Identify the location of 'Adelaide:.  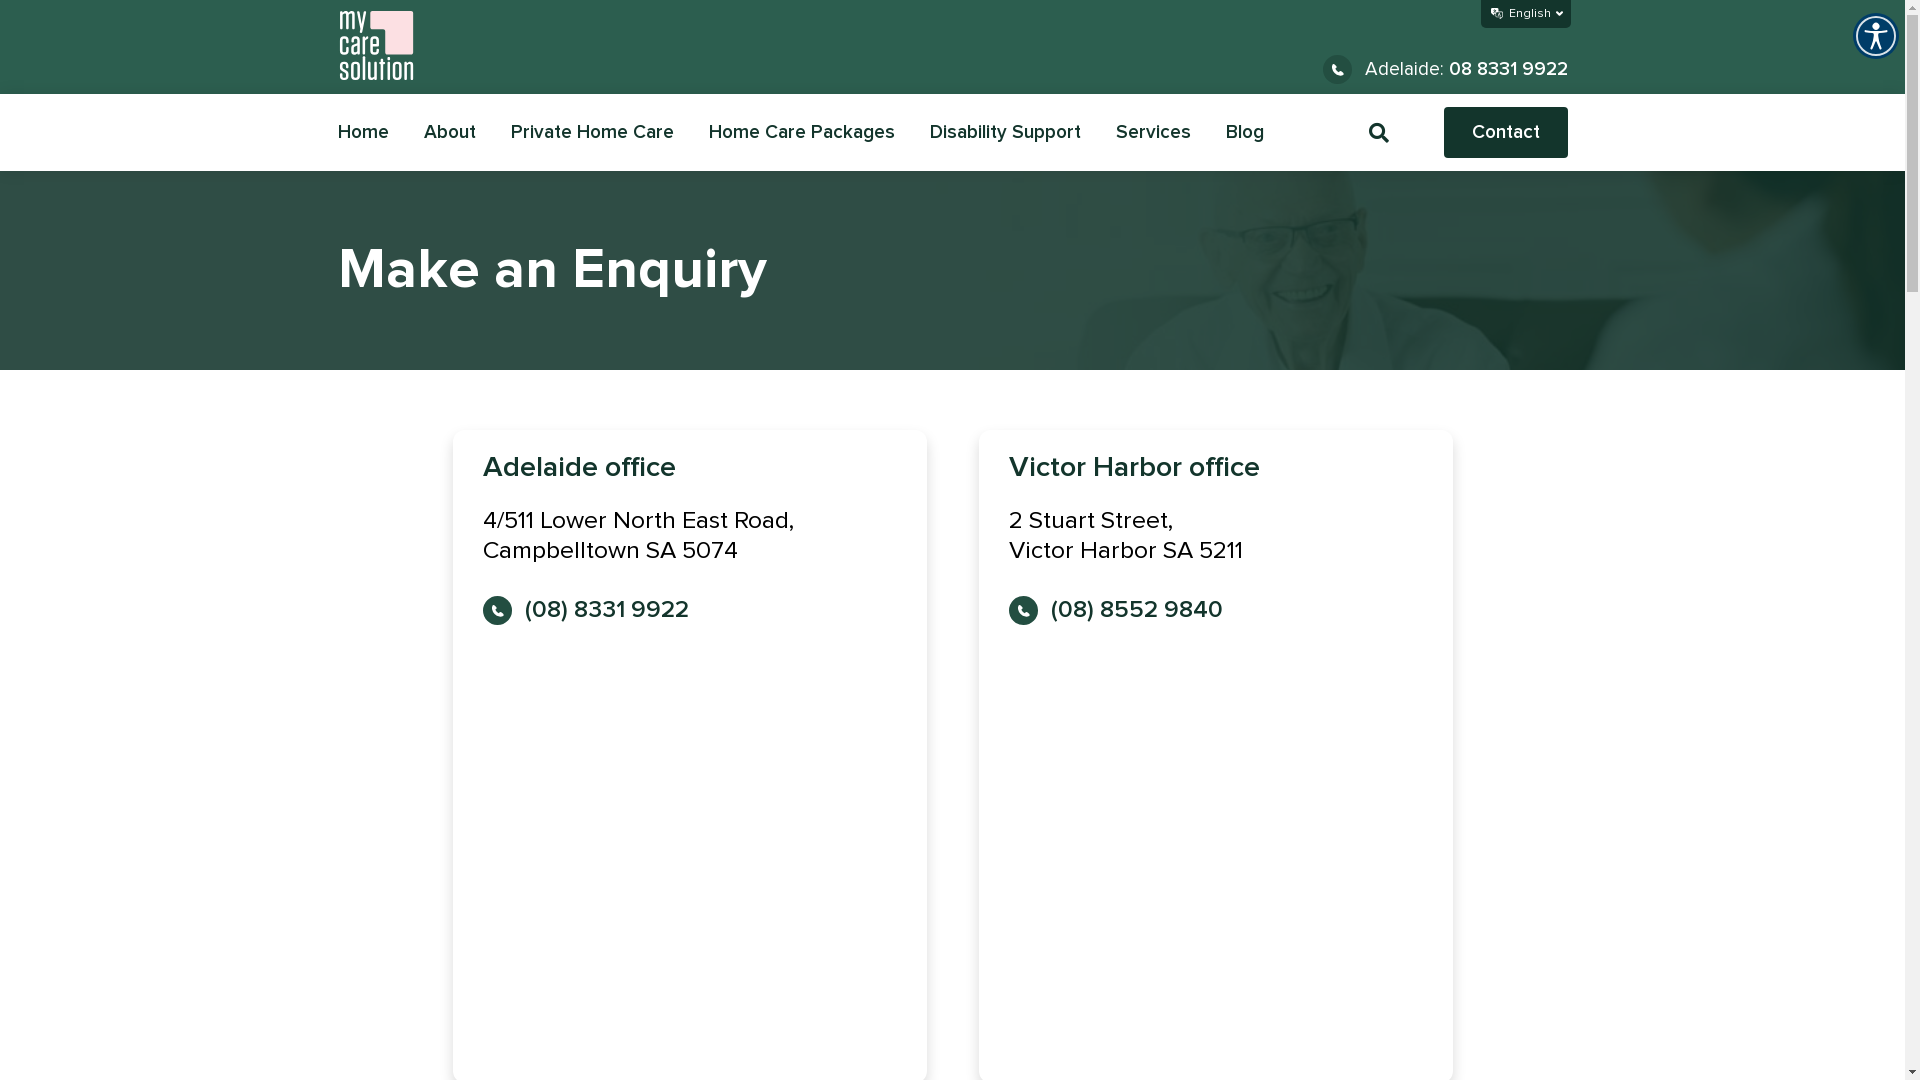
(1444, 68).